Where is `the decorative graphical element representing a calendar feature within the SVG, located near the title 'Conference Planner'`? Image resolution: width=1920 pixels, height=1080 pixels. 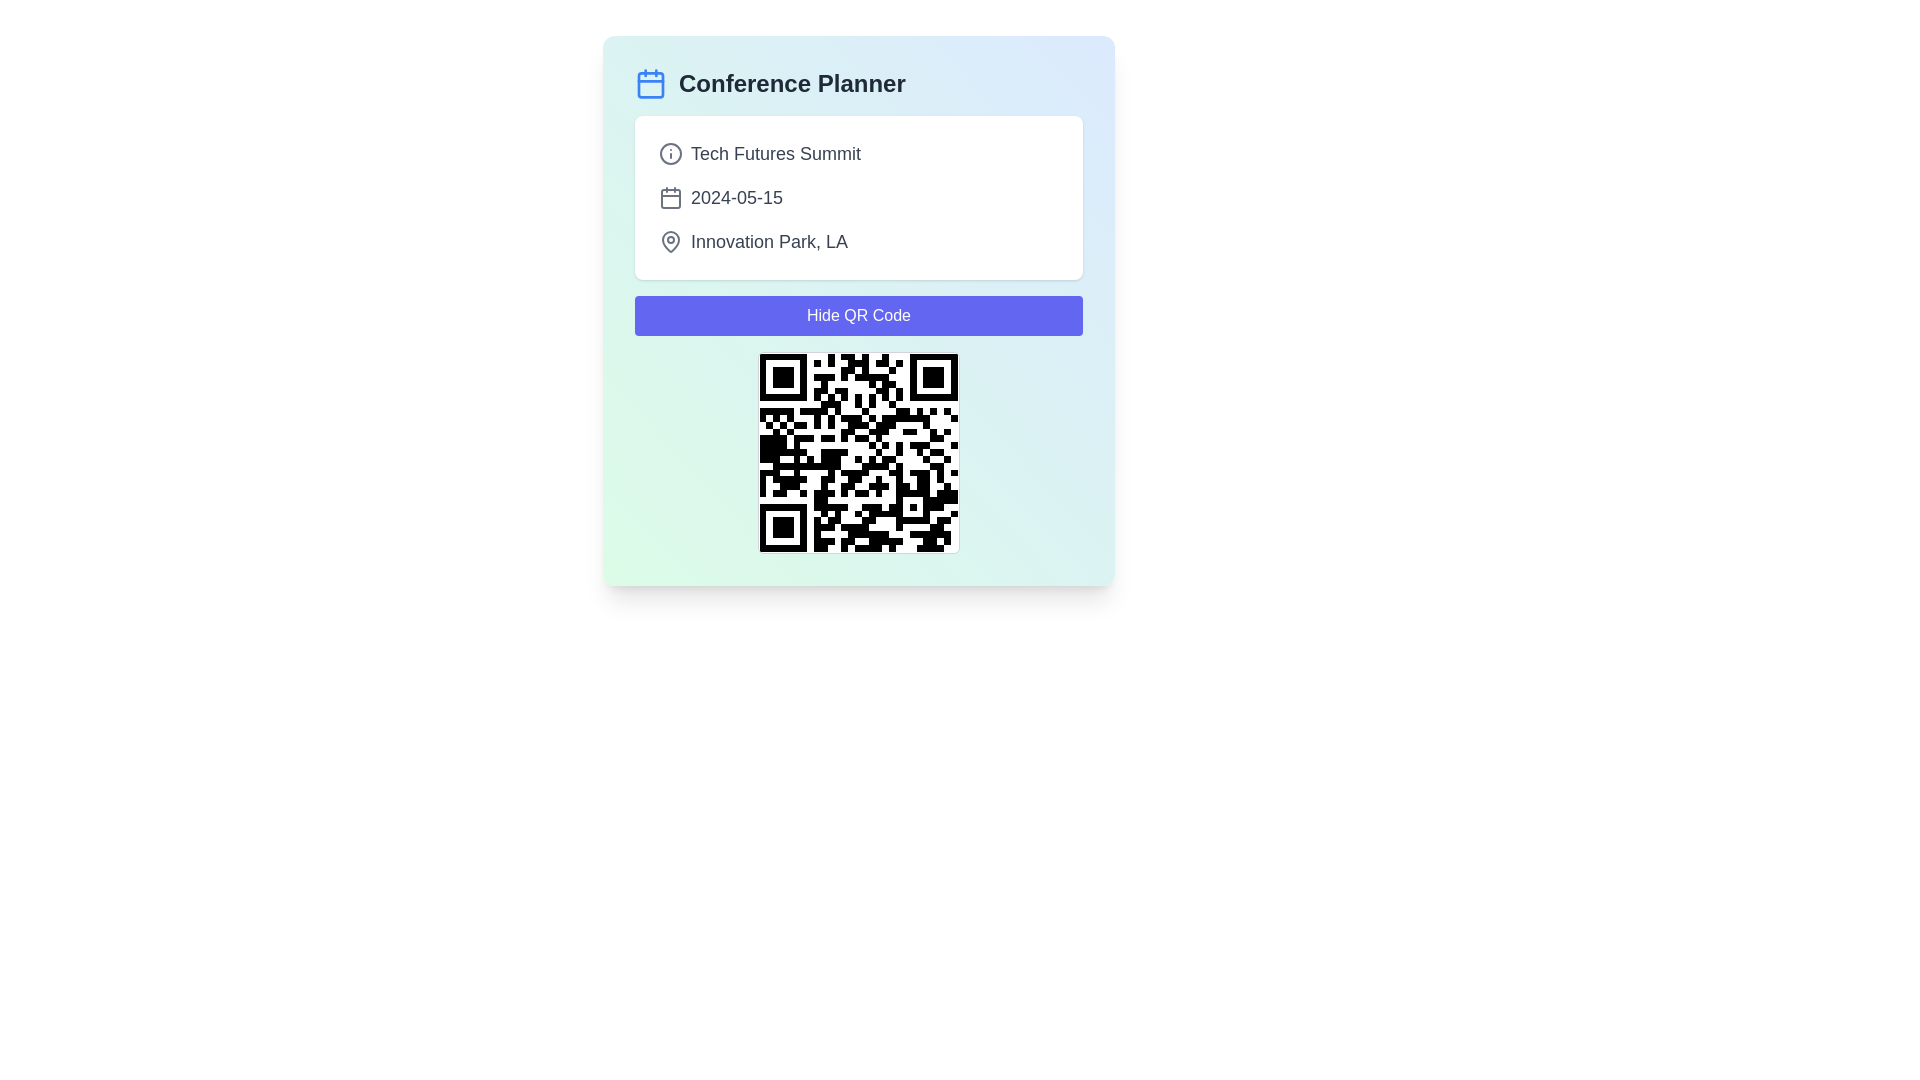
the decorative graphical element representing a calendar feature within the SVG, located near the title 'Conference Planner' is located at coordinates (651, 83).